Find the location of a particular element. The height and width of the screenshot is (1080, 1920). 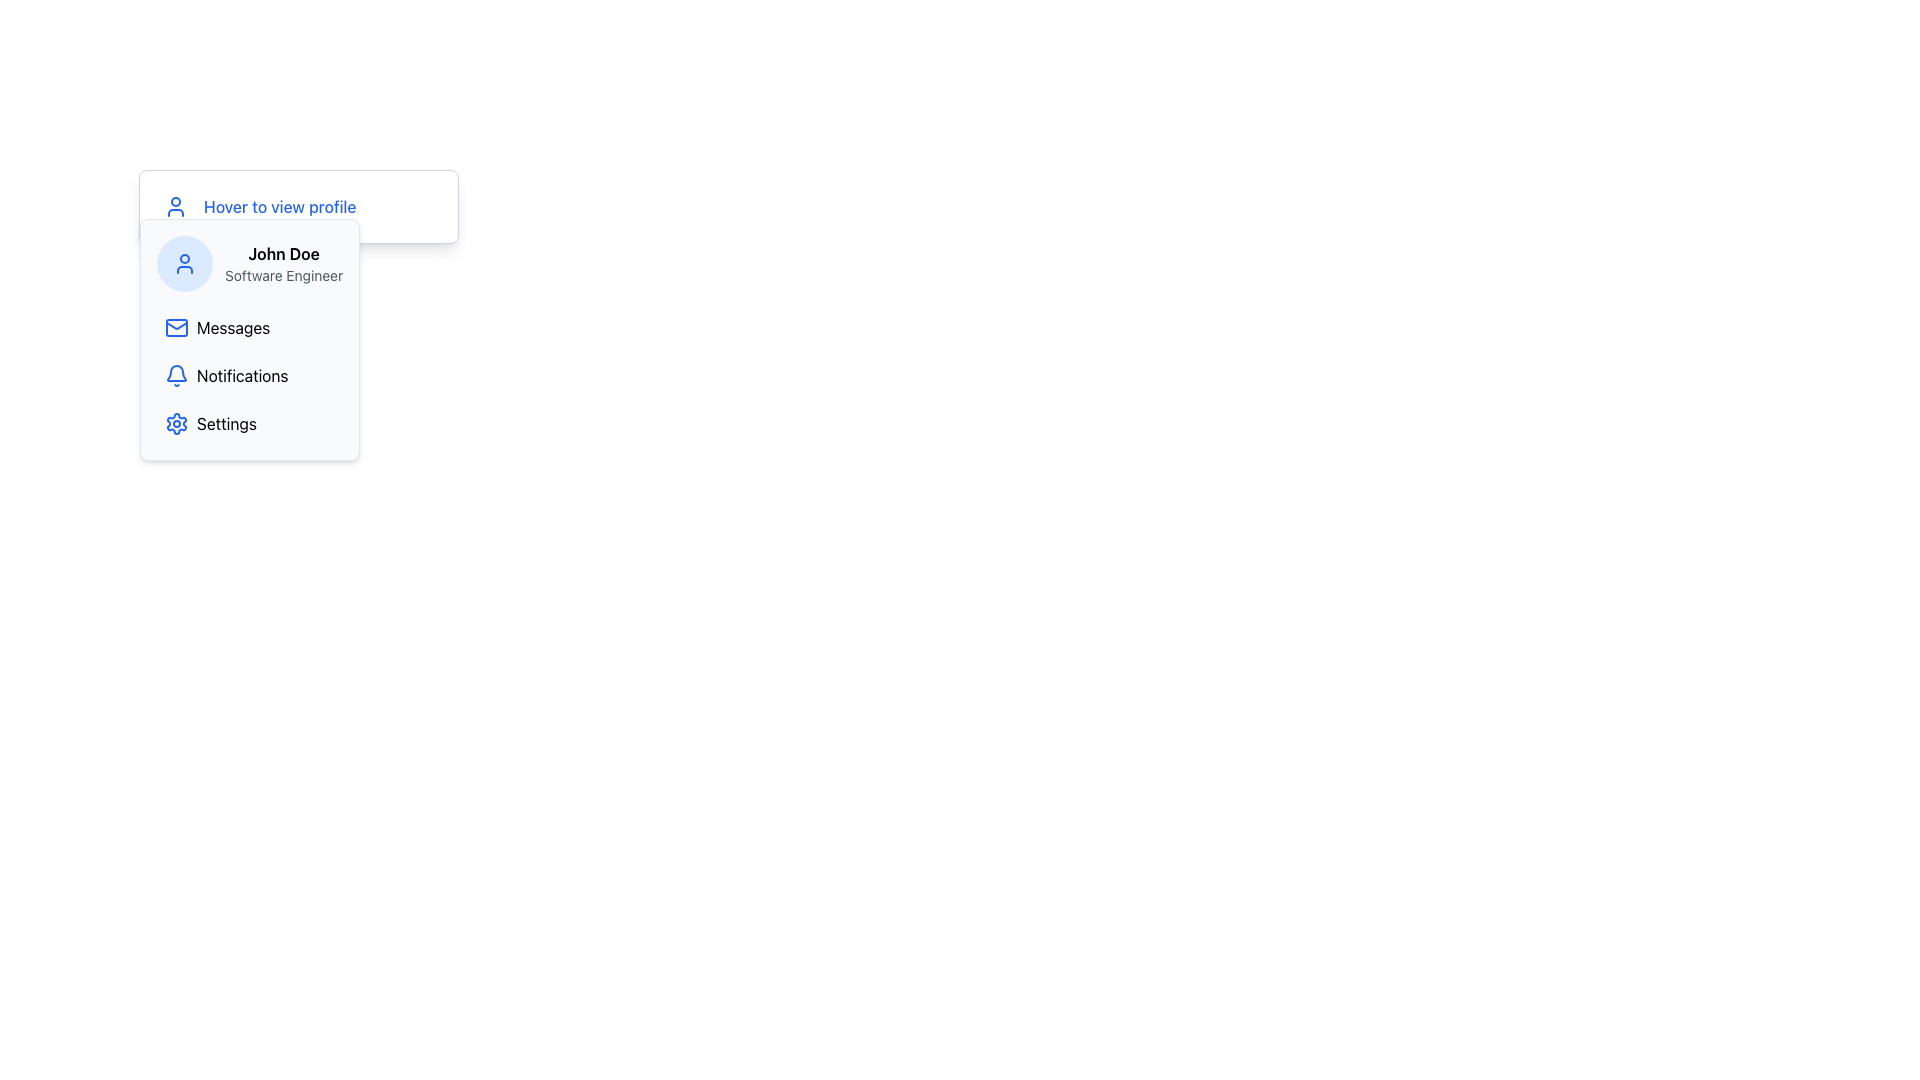

the blue outlined envelope icon next to the 'Messages' text in the dropdown menu is located at coordinates (177, 326).